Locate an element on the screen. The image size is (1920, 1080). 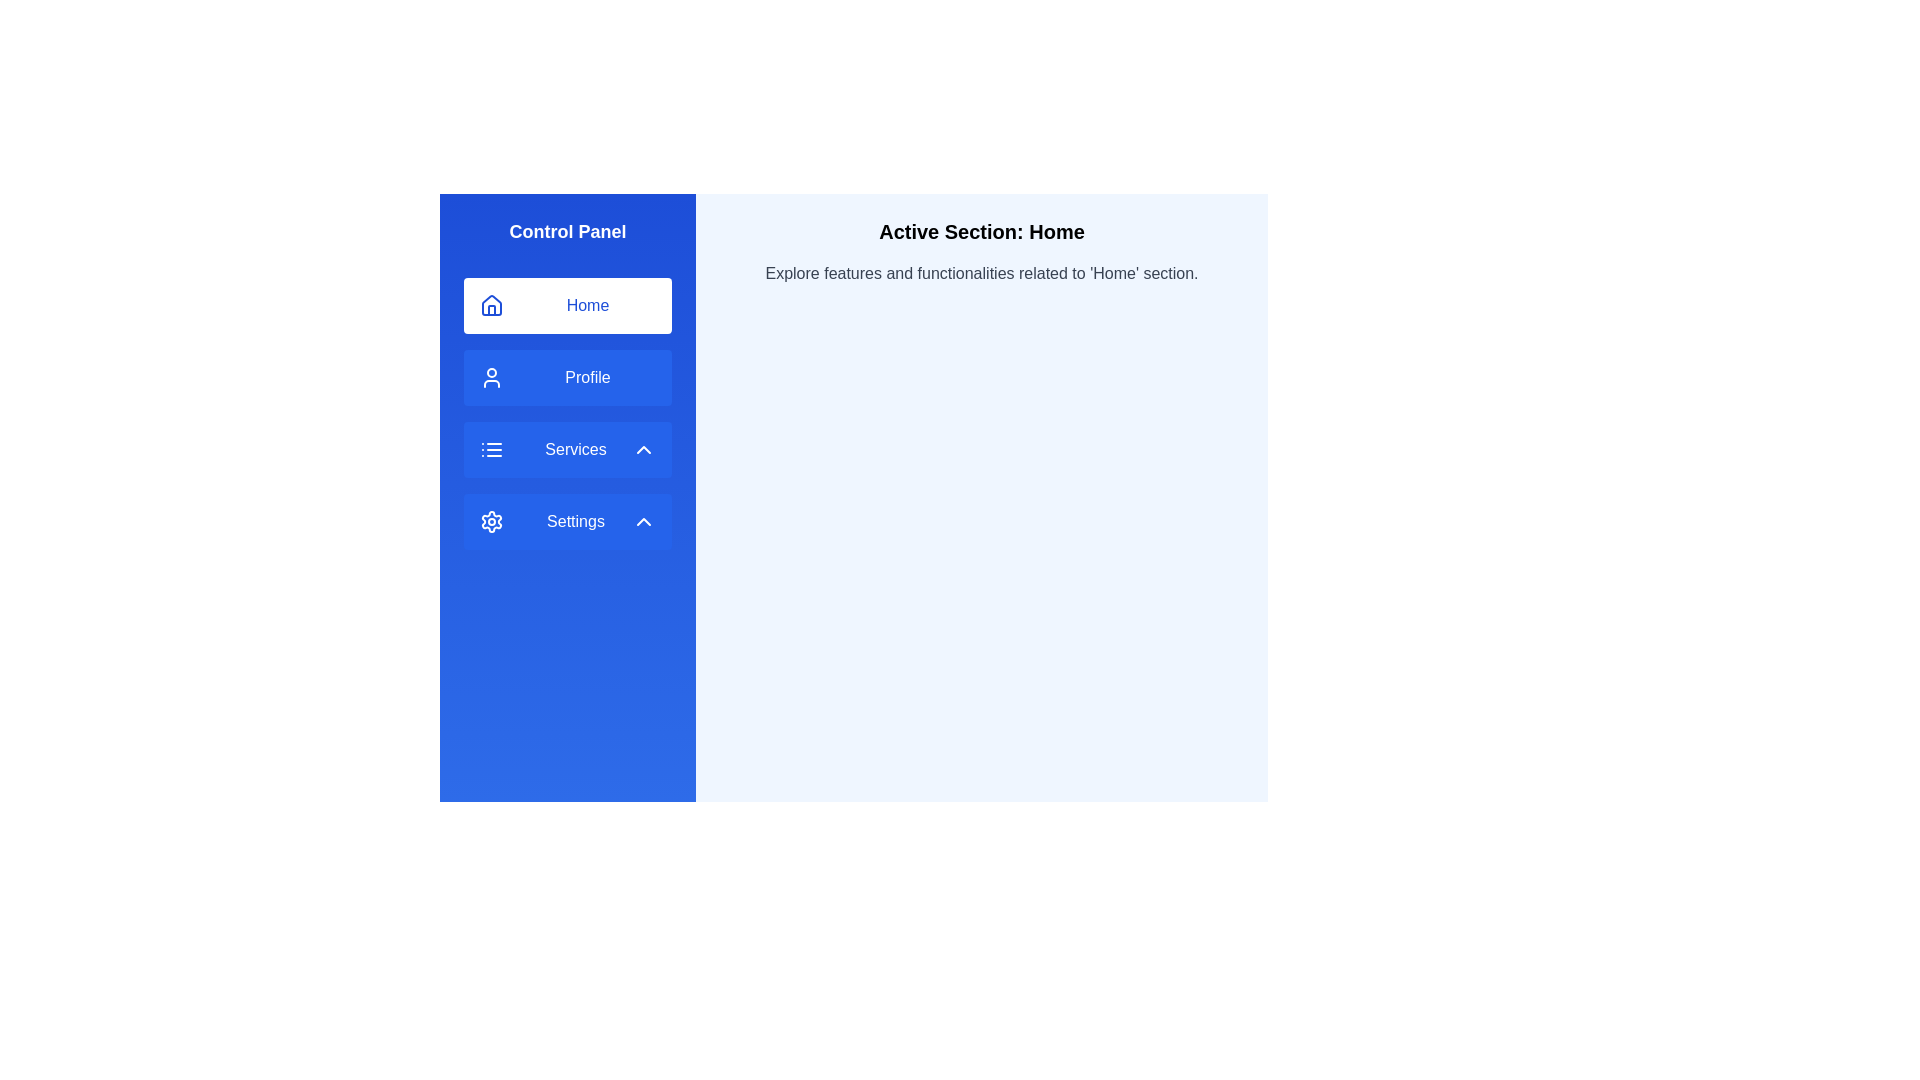
the 'Services' button located in the side navigation panel under the 'Control Panel' title is located at coordinates (566, 450).